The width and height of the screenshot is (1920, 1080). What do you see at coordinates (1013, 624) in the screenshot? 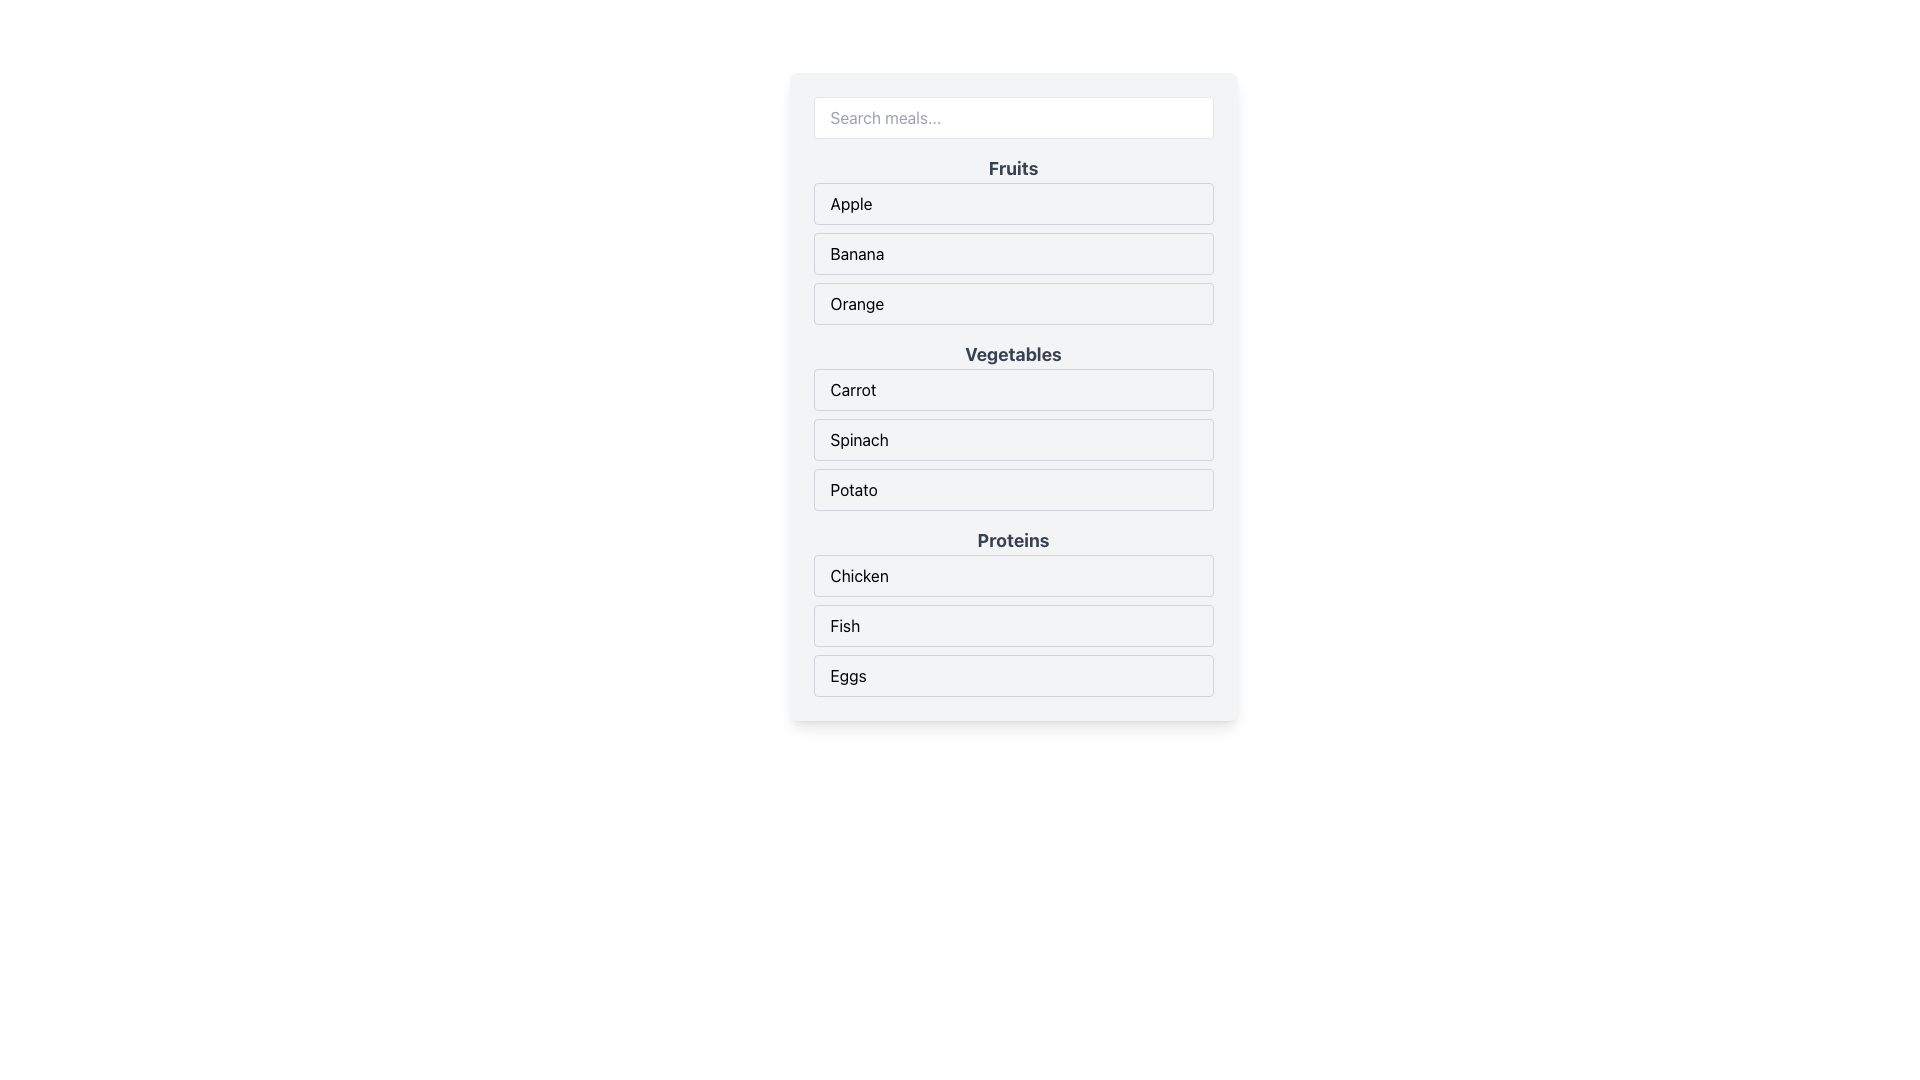
I see `to select the second item in the 'Proteins' section of the selectable list, which is located directly below 'Chicken' and above 'Eggs'` at bounding box center [1013, 624].